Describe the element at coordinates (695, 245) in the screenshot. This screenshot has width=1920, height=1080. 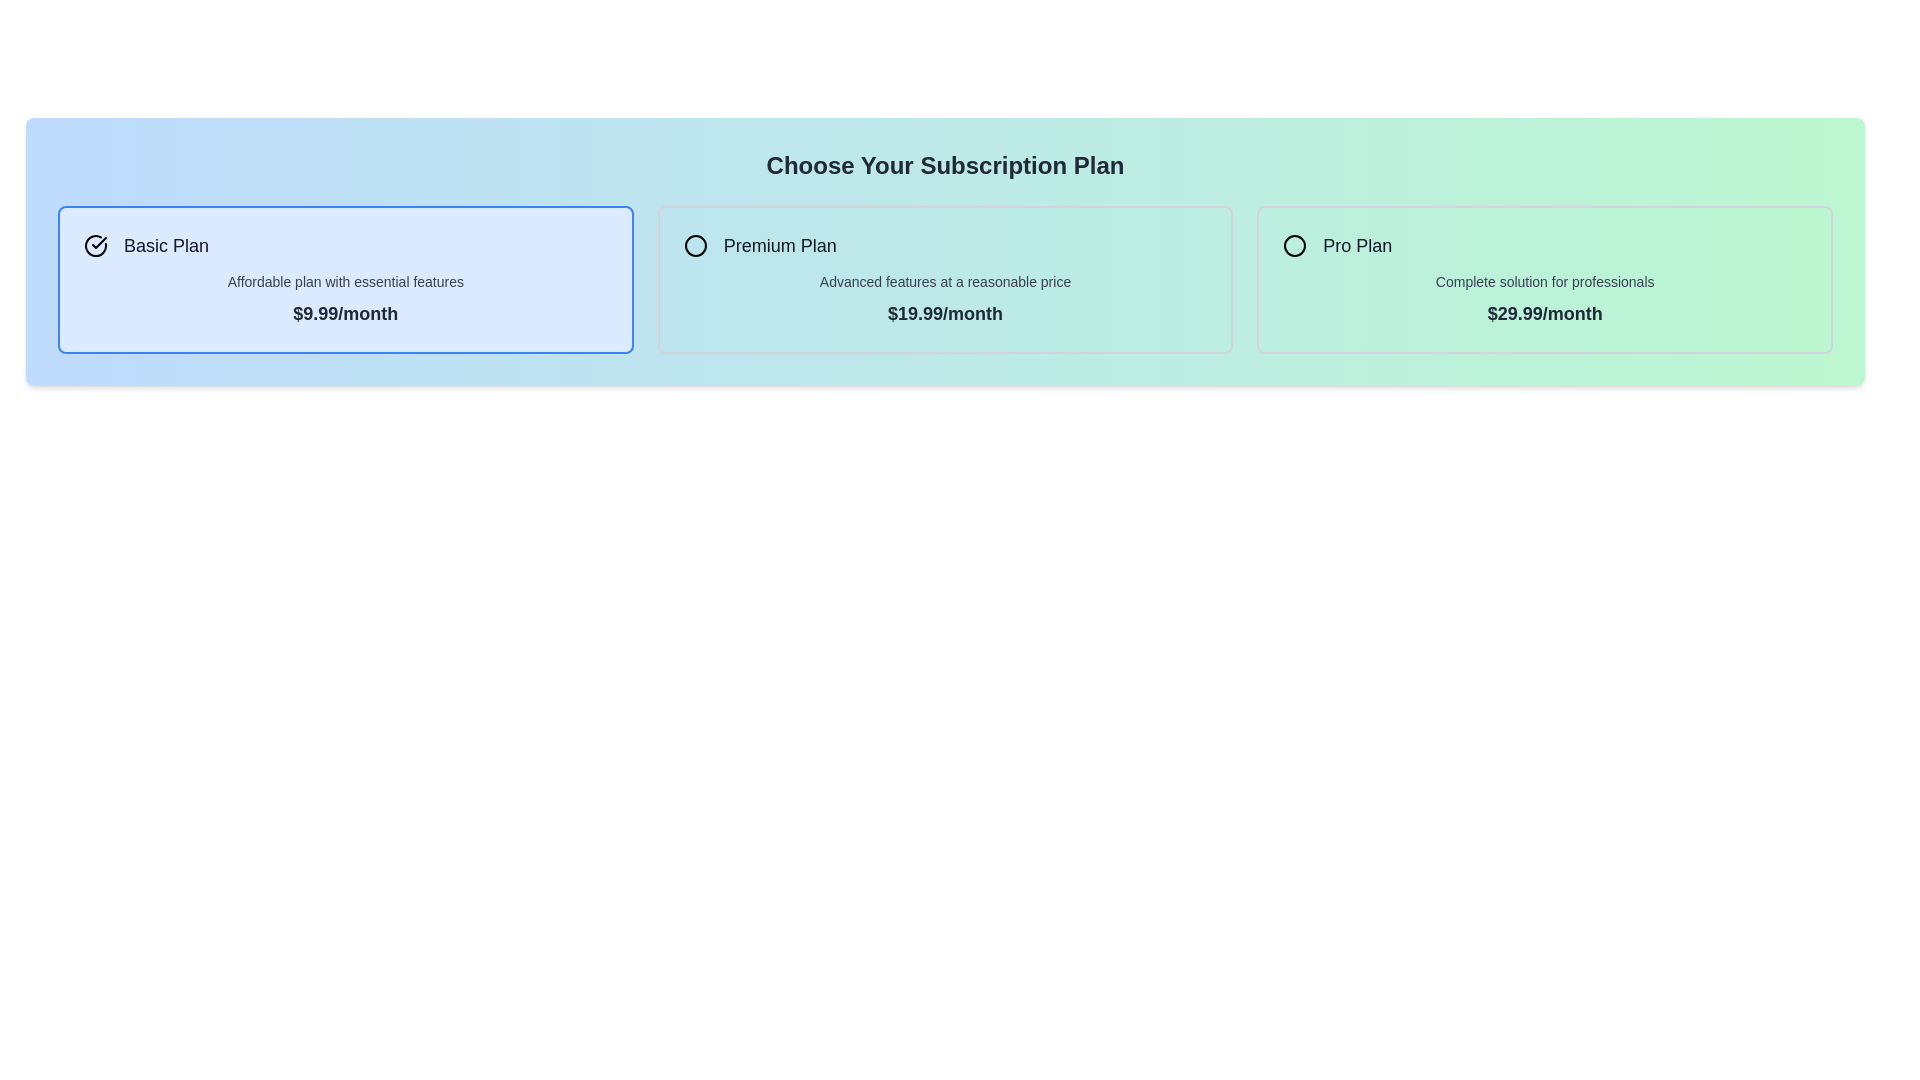
I see `the circular SVG element with the class 'lucide-circle' associated with the 'Premium Plan'` at that location.